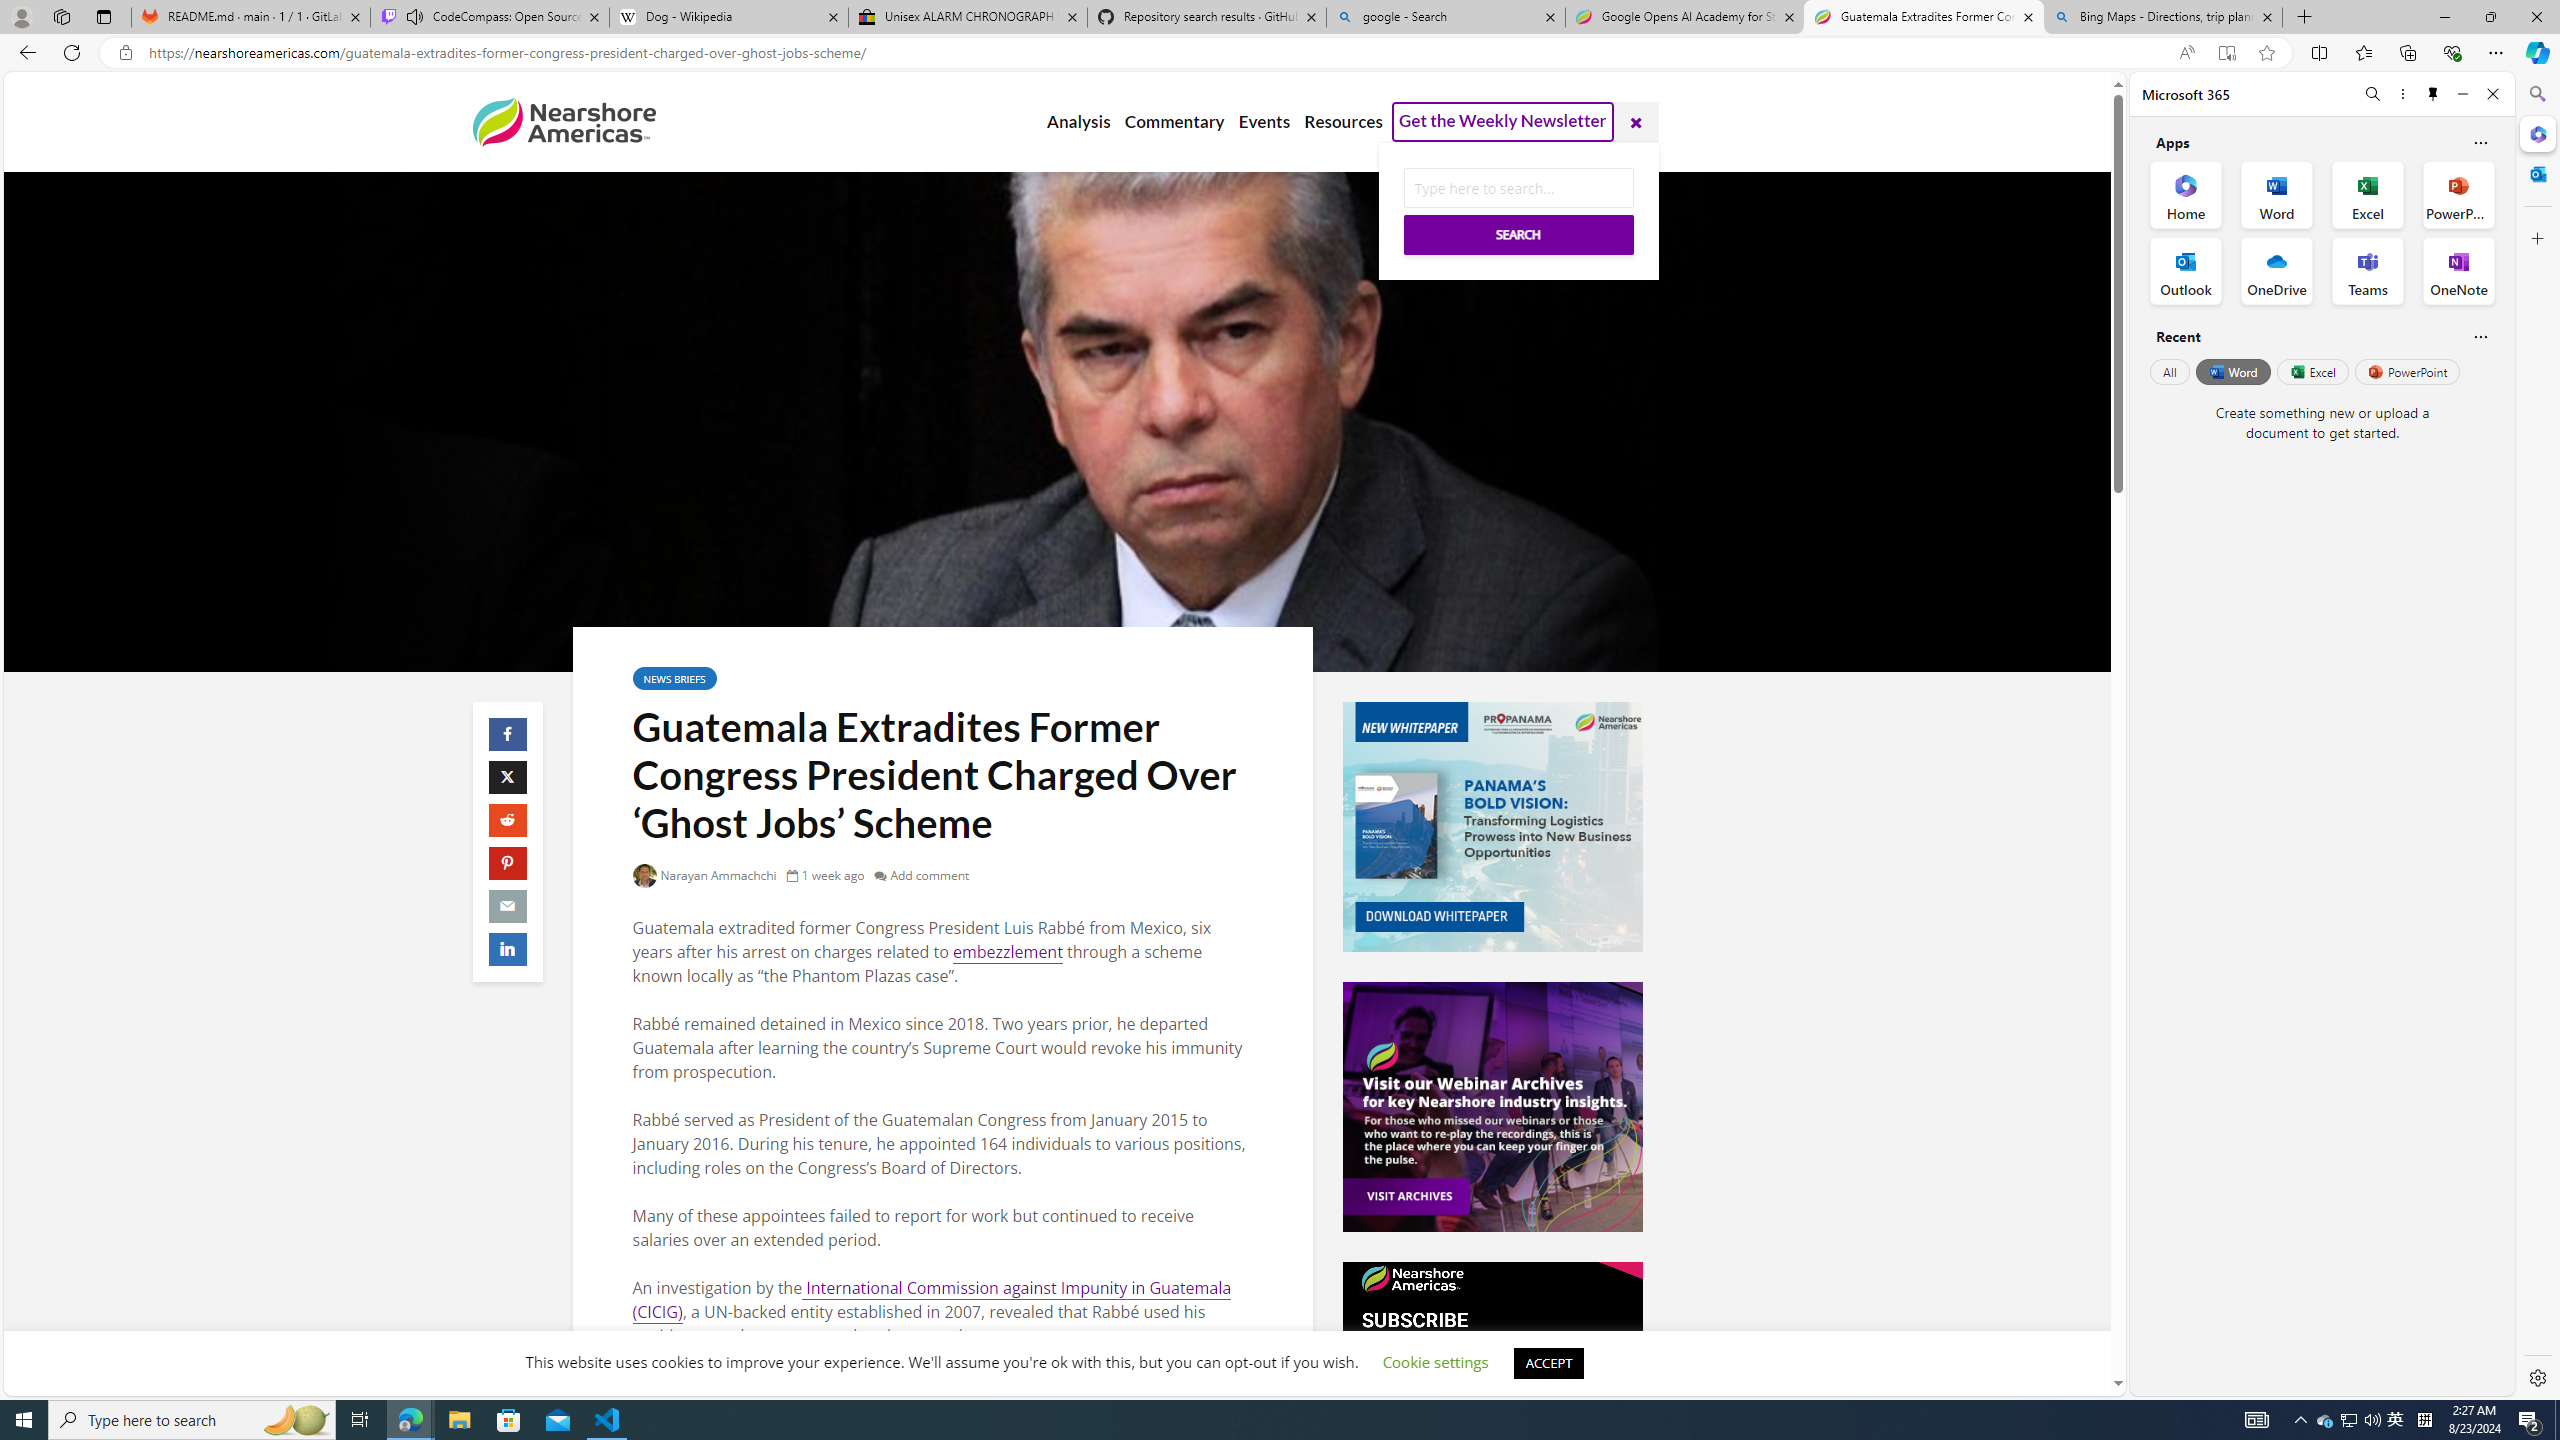  I want to click on 'Excel', so click(2311, 371).